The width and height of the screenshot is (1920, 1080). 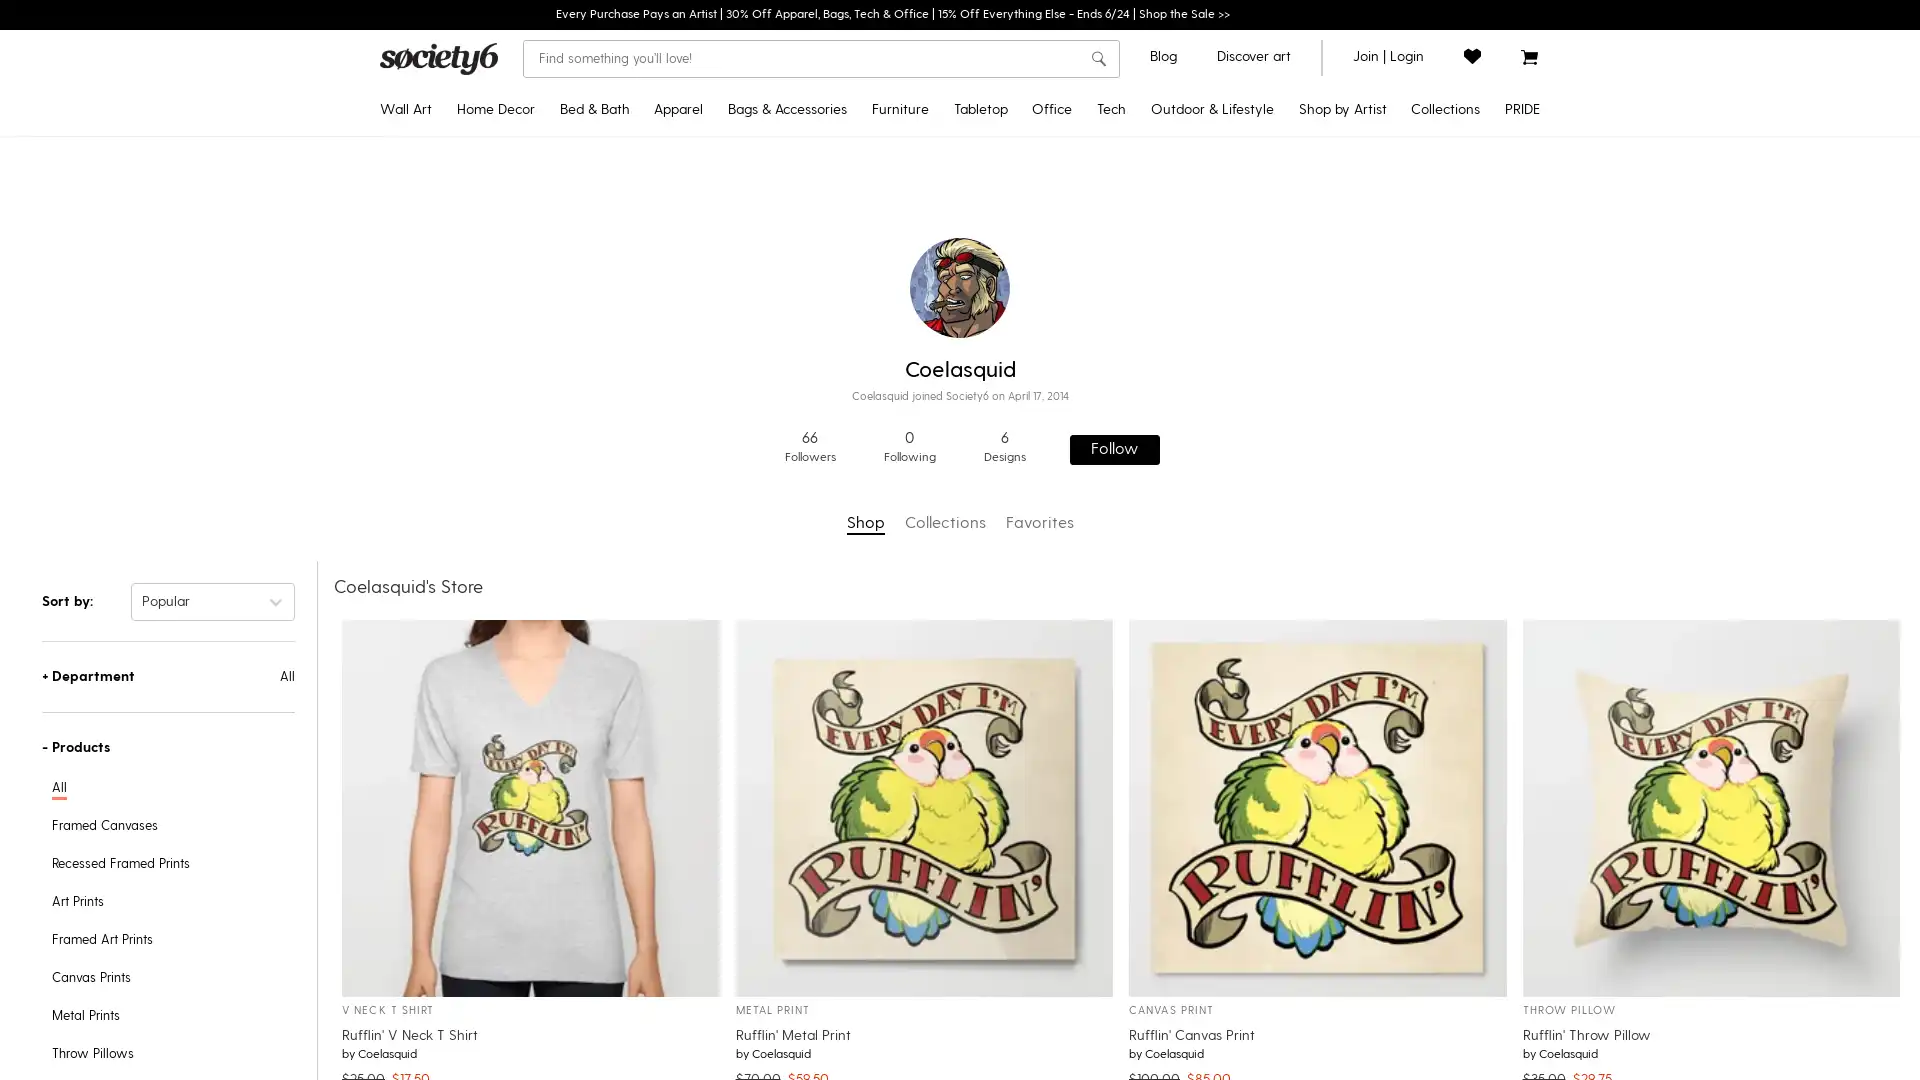 What do you see at coordinates (637, 192) in the screenshot?
I see `Duvet Covers` at bounding box center [637, 192].